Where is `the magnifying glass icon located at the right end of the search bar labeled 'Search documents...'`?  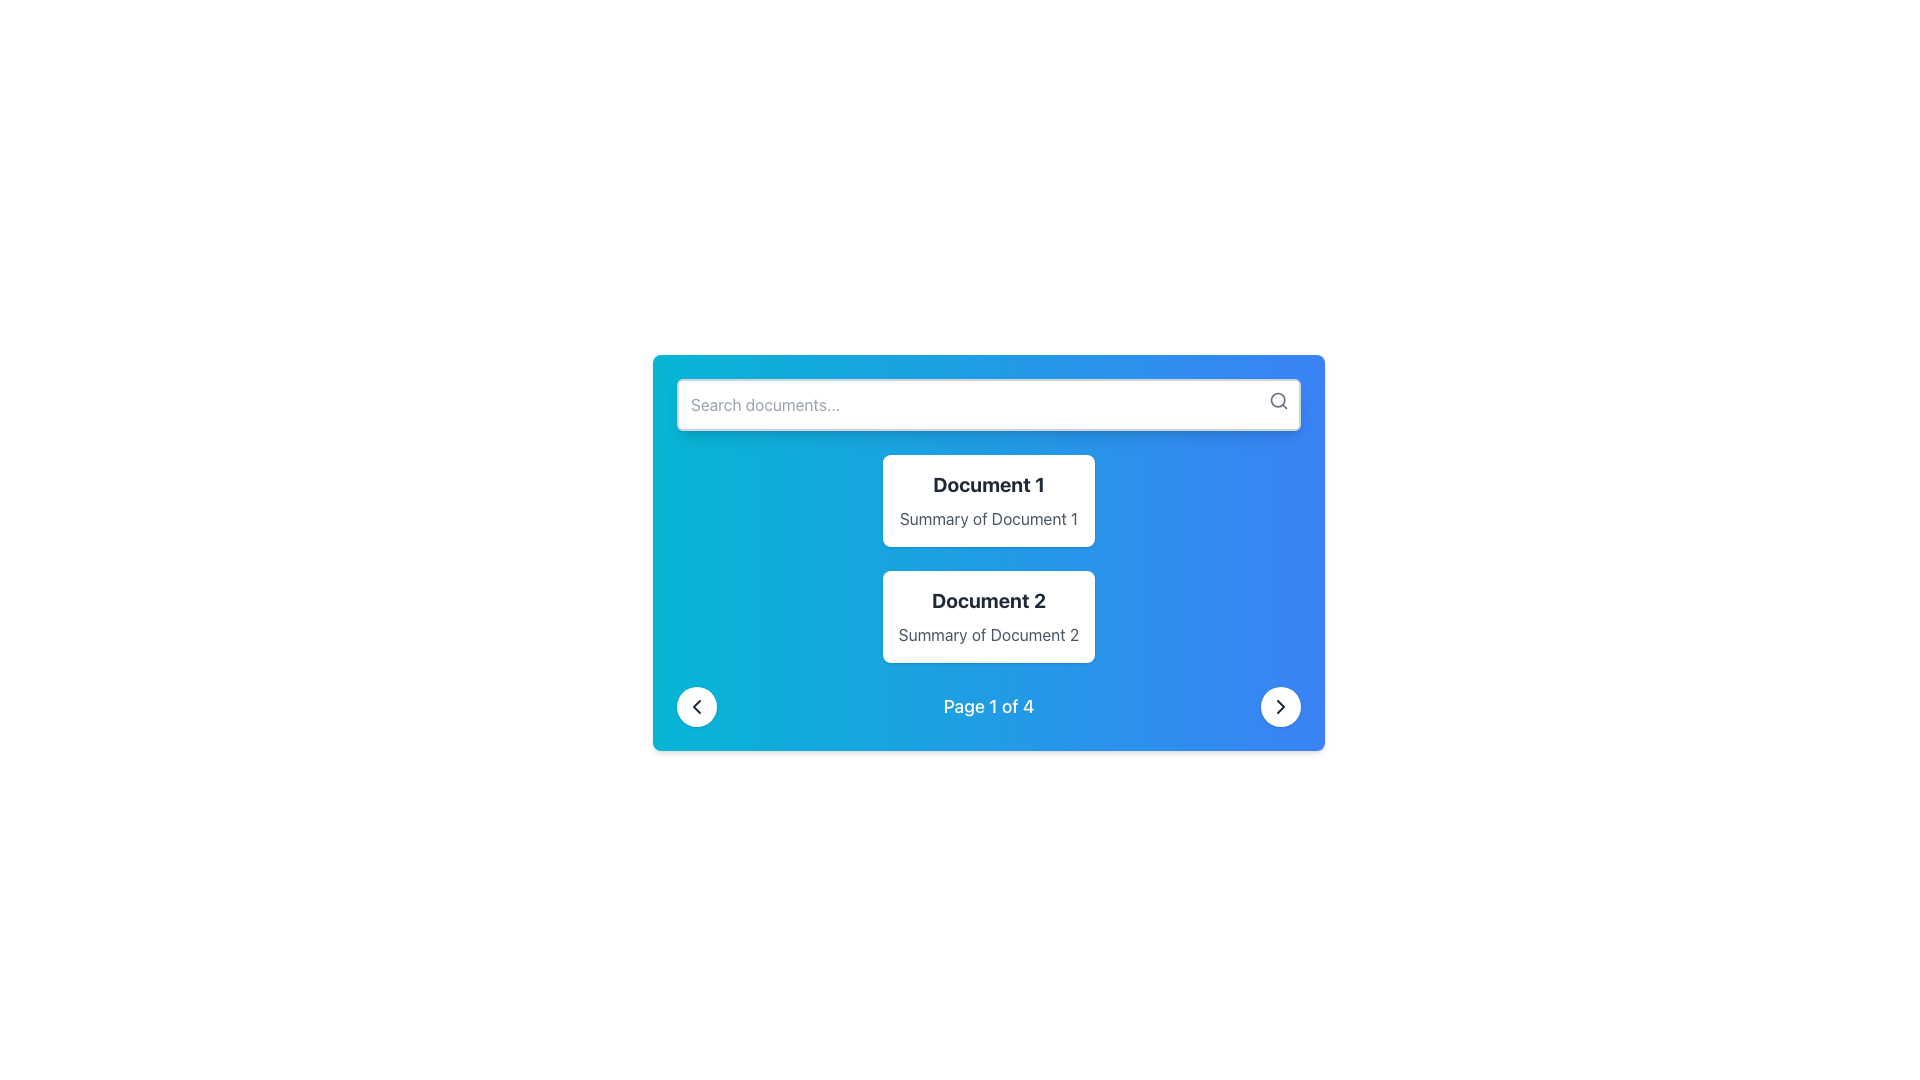 the magnifying glass icon located at the right end of the search bar labeled 'Search documents...' is located at coordinates (1277, 401).